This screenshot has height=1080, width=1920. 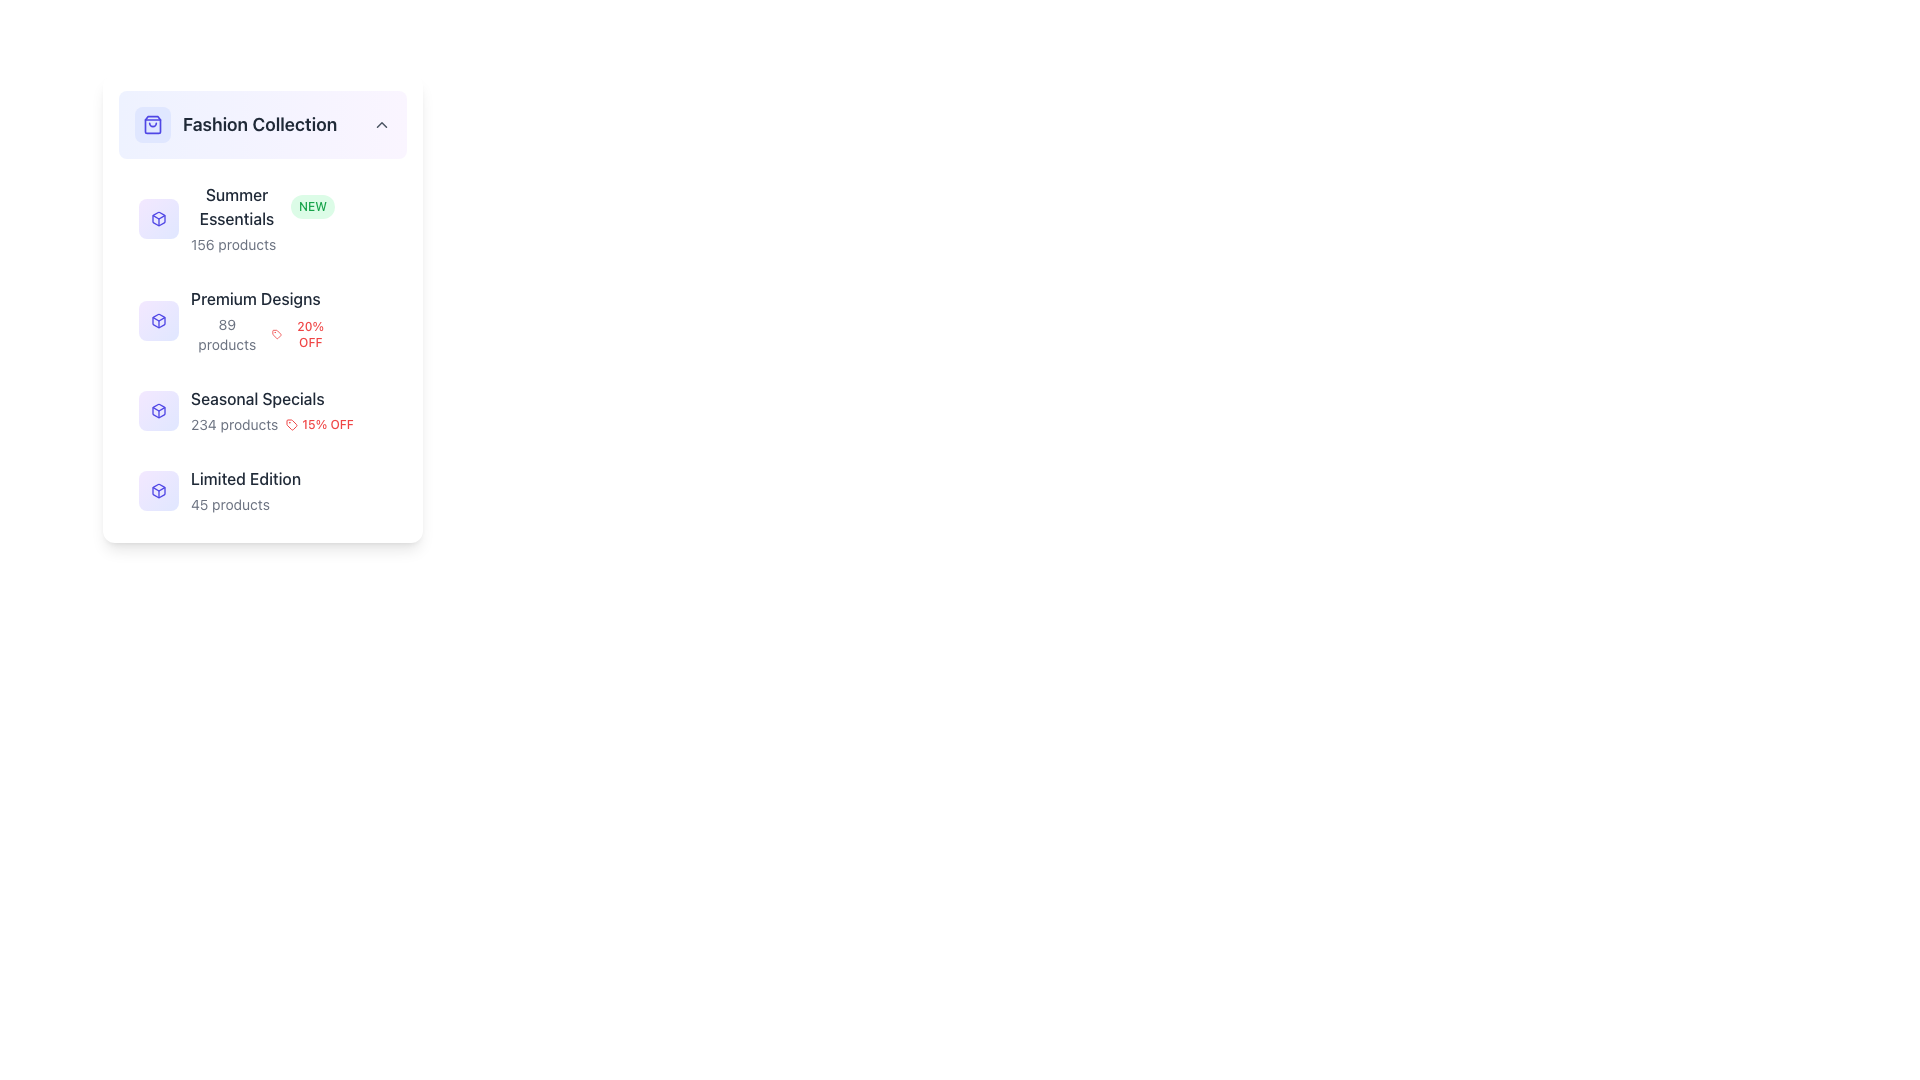 I want to click on the text label displaying '20% OFF' in red color, which is located beneath the 'Premium Designs' section and to the right of a small red tag icon in the 'Fashion Collection' section, so click(x=301, y=334).